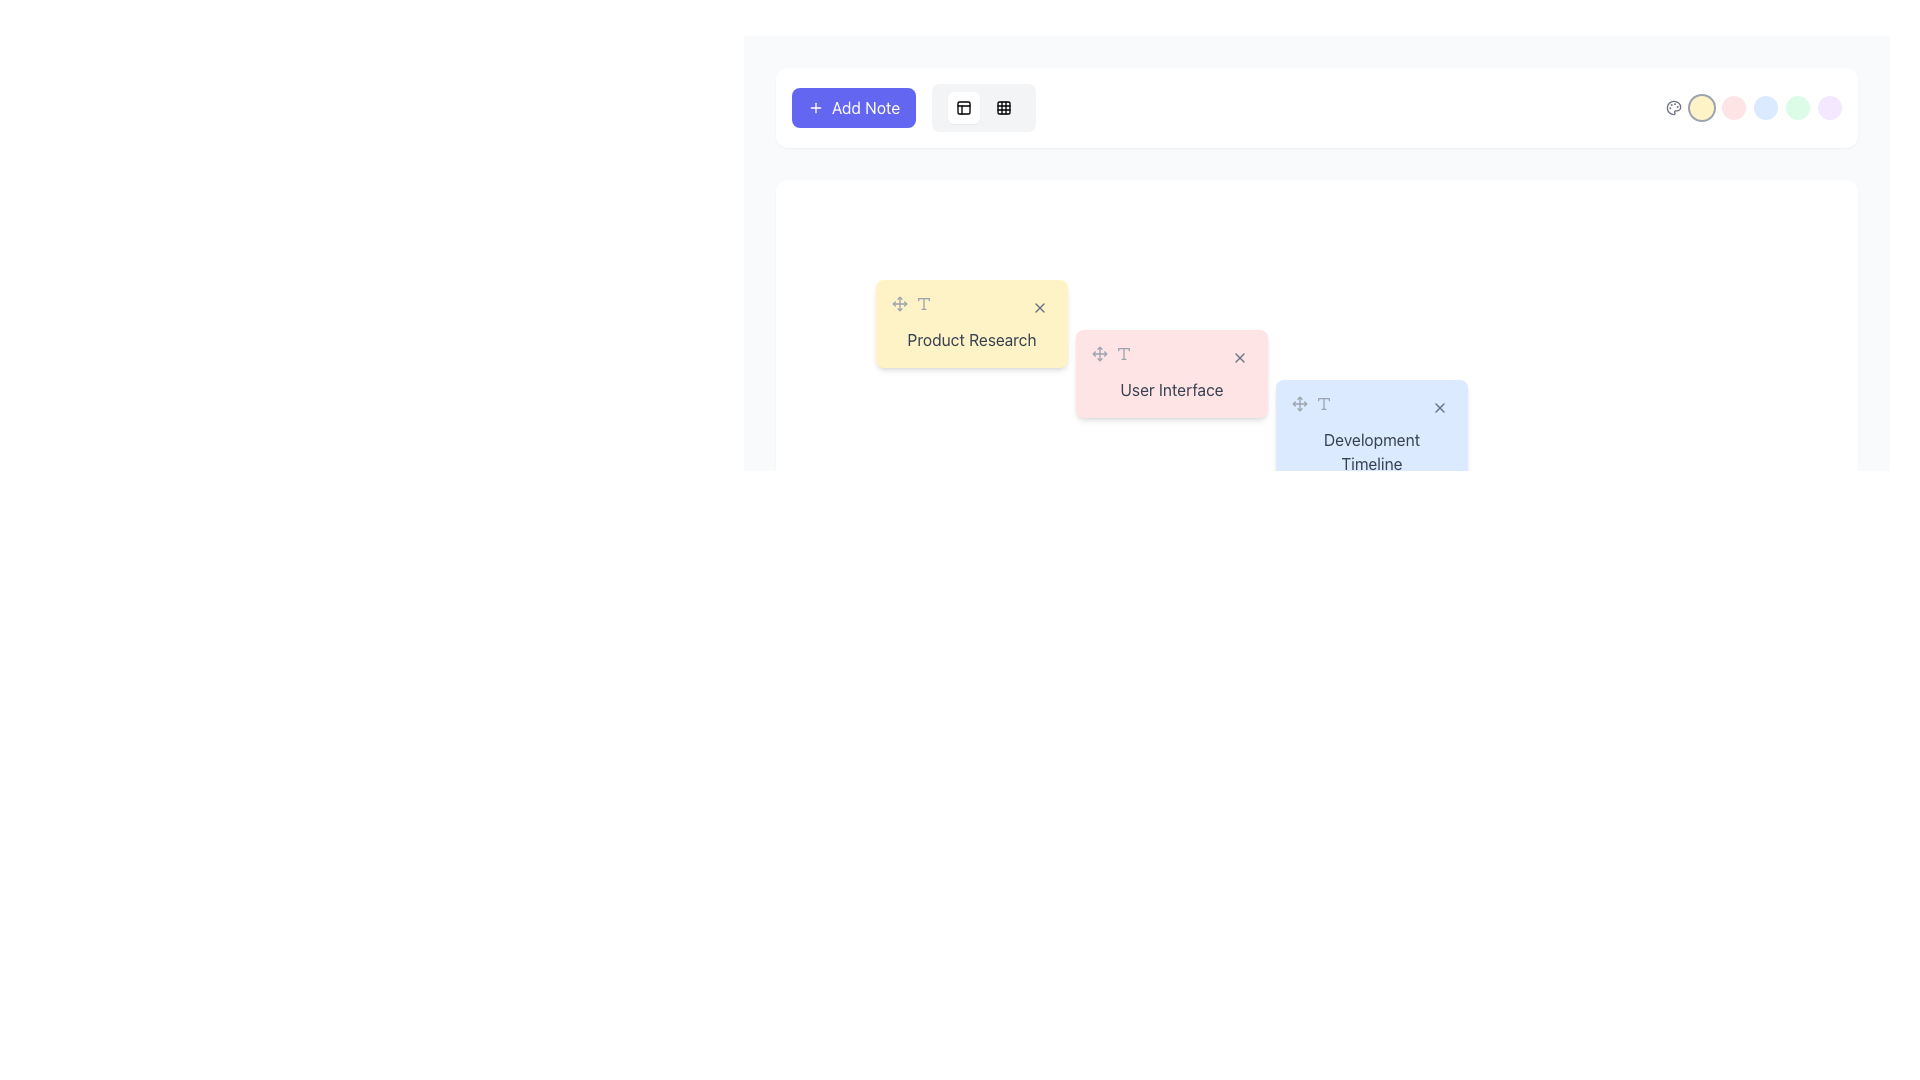  What do you see at coordinates (1324, 404) in the screenshot?
I see `the last icon in the horizontal row of icons near the top-right corner of the 'Development Timeline' box` at bounding box center [1324, 404].